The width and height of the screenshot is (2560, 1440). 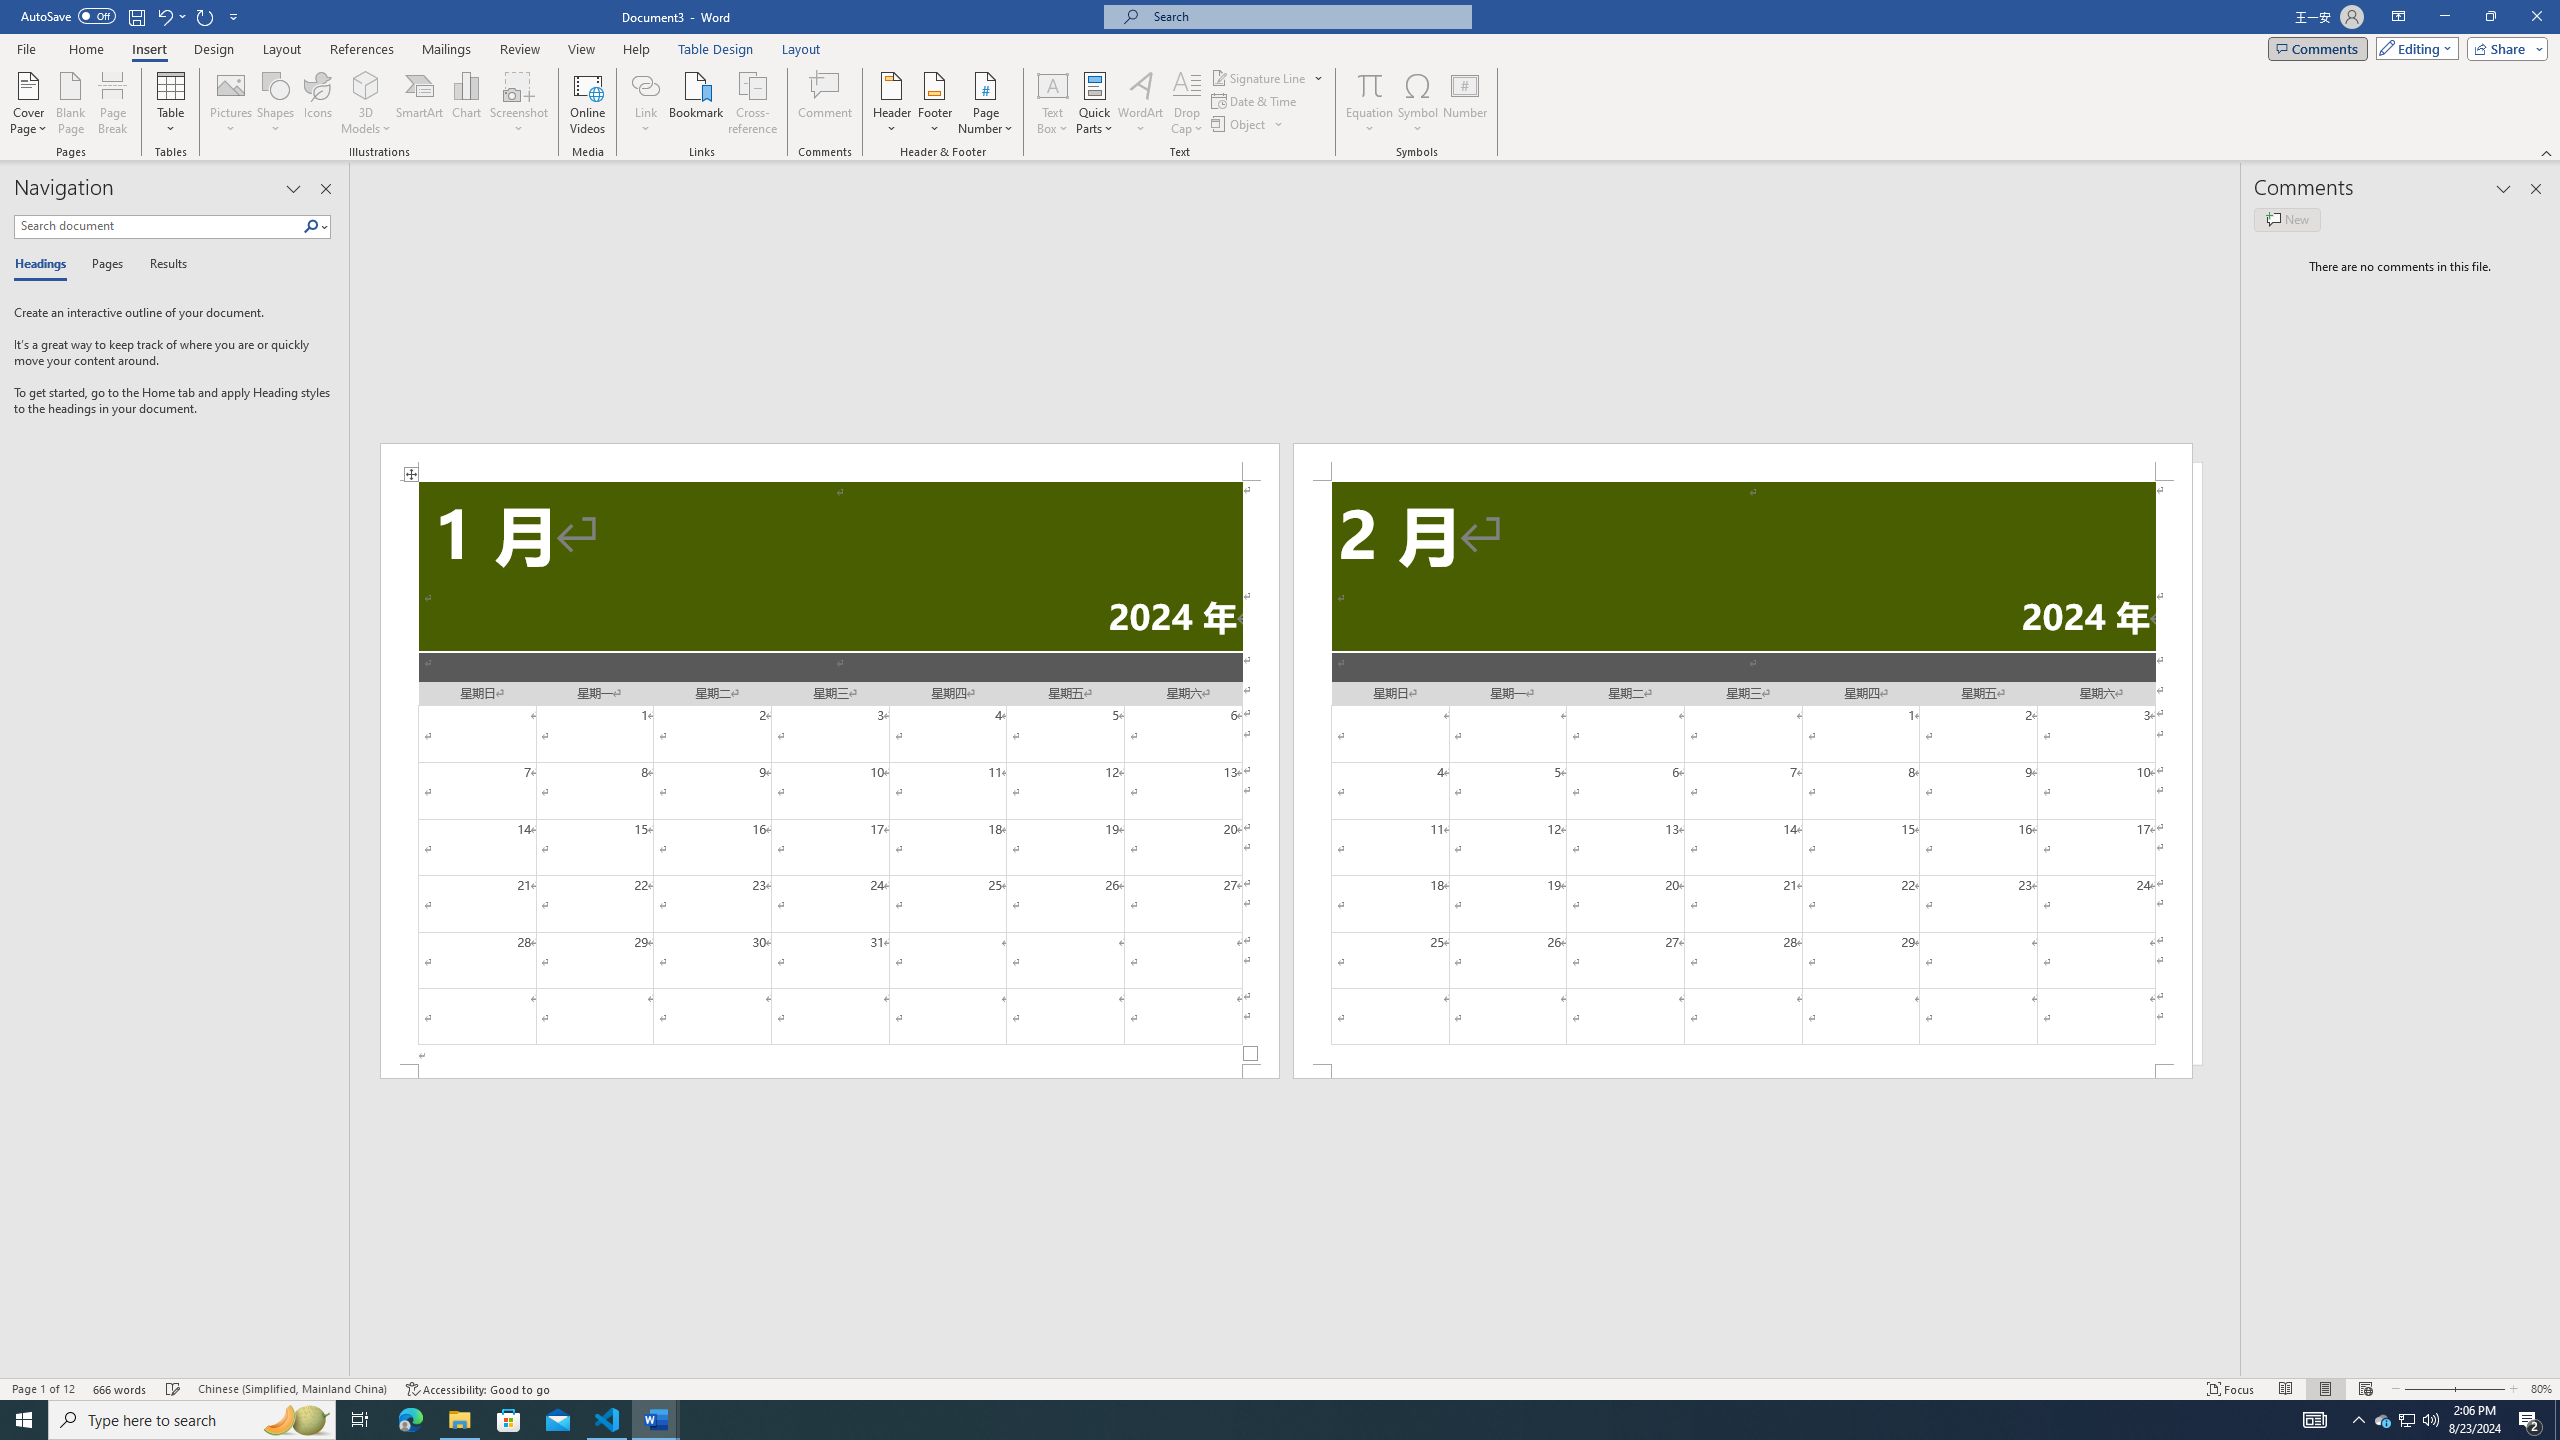 What do you see at coordinates (2230, 1389) in the screenshot?
I see `'Focus '` at bounding box center [2230, 1389].